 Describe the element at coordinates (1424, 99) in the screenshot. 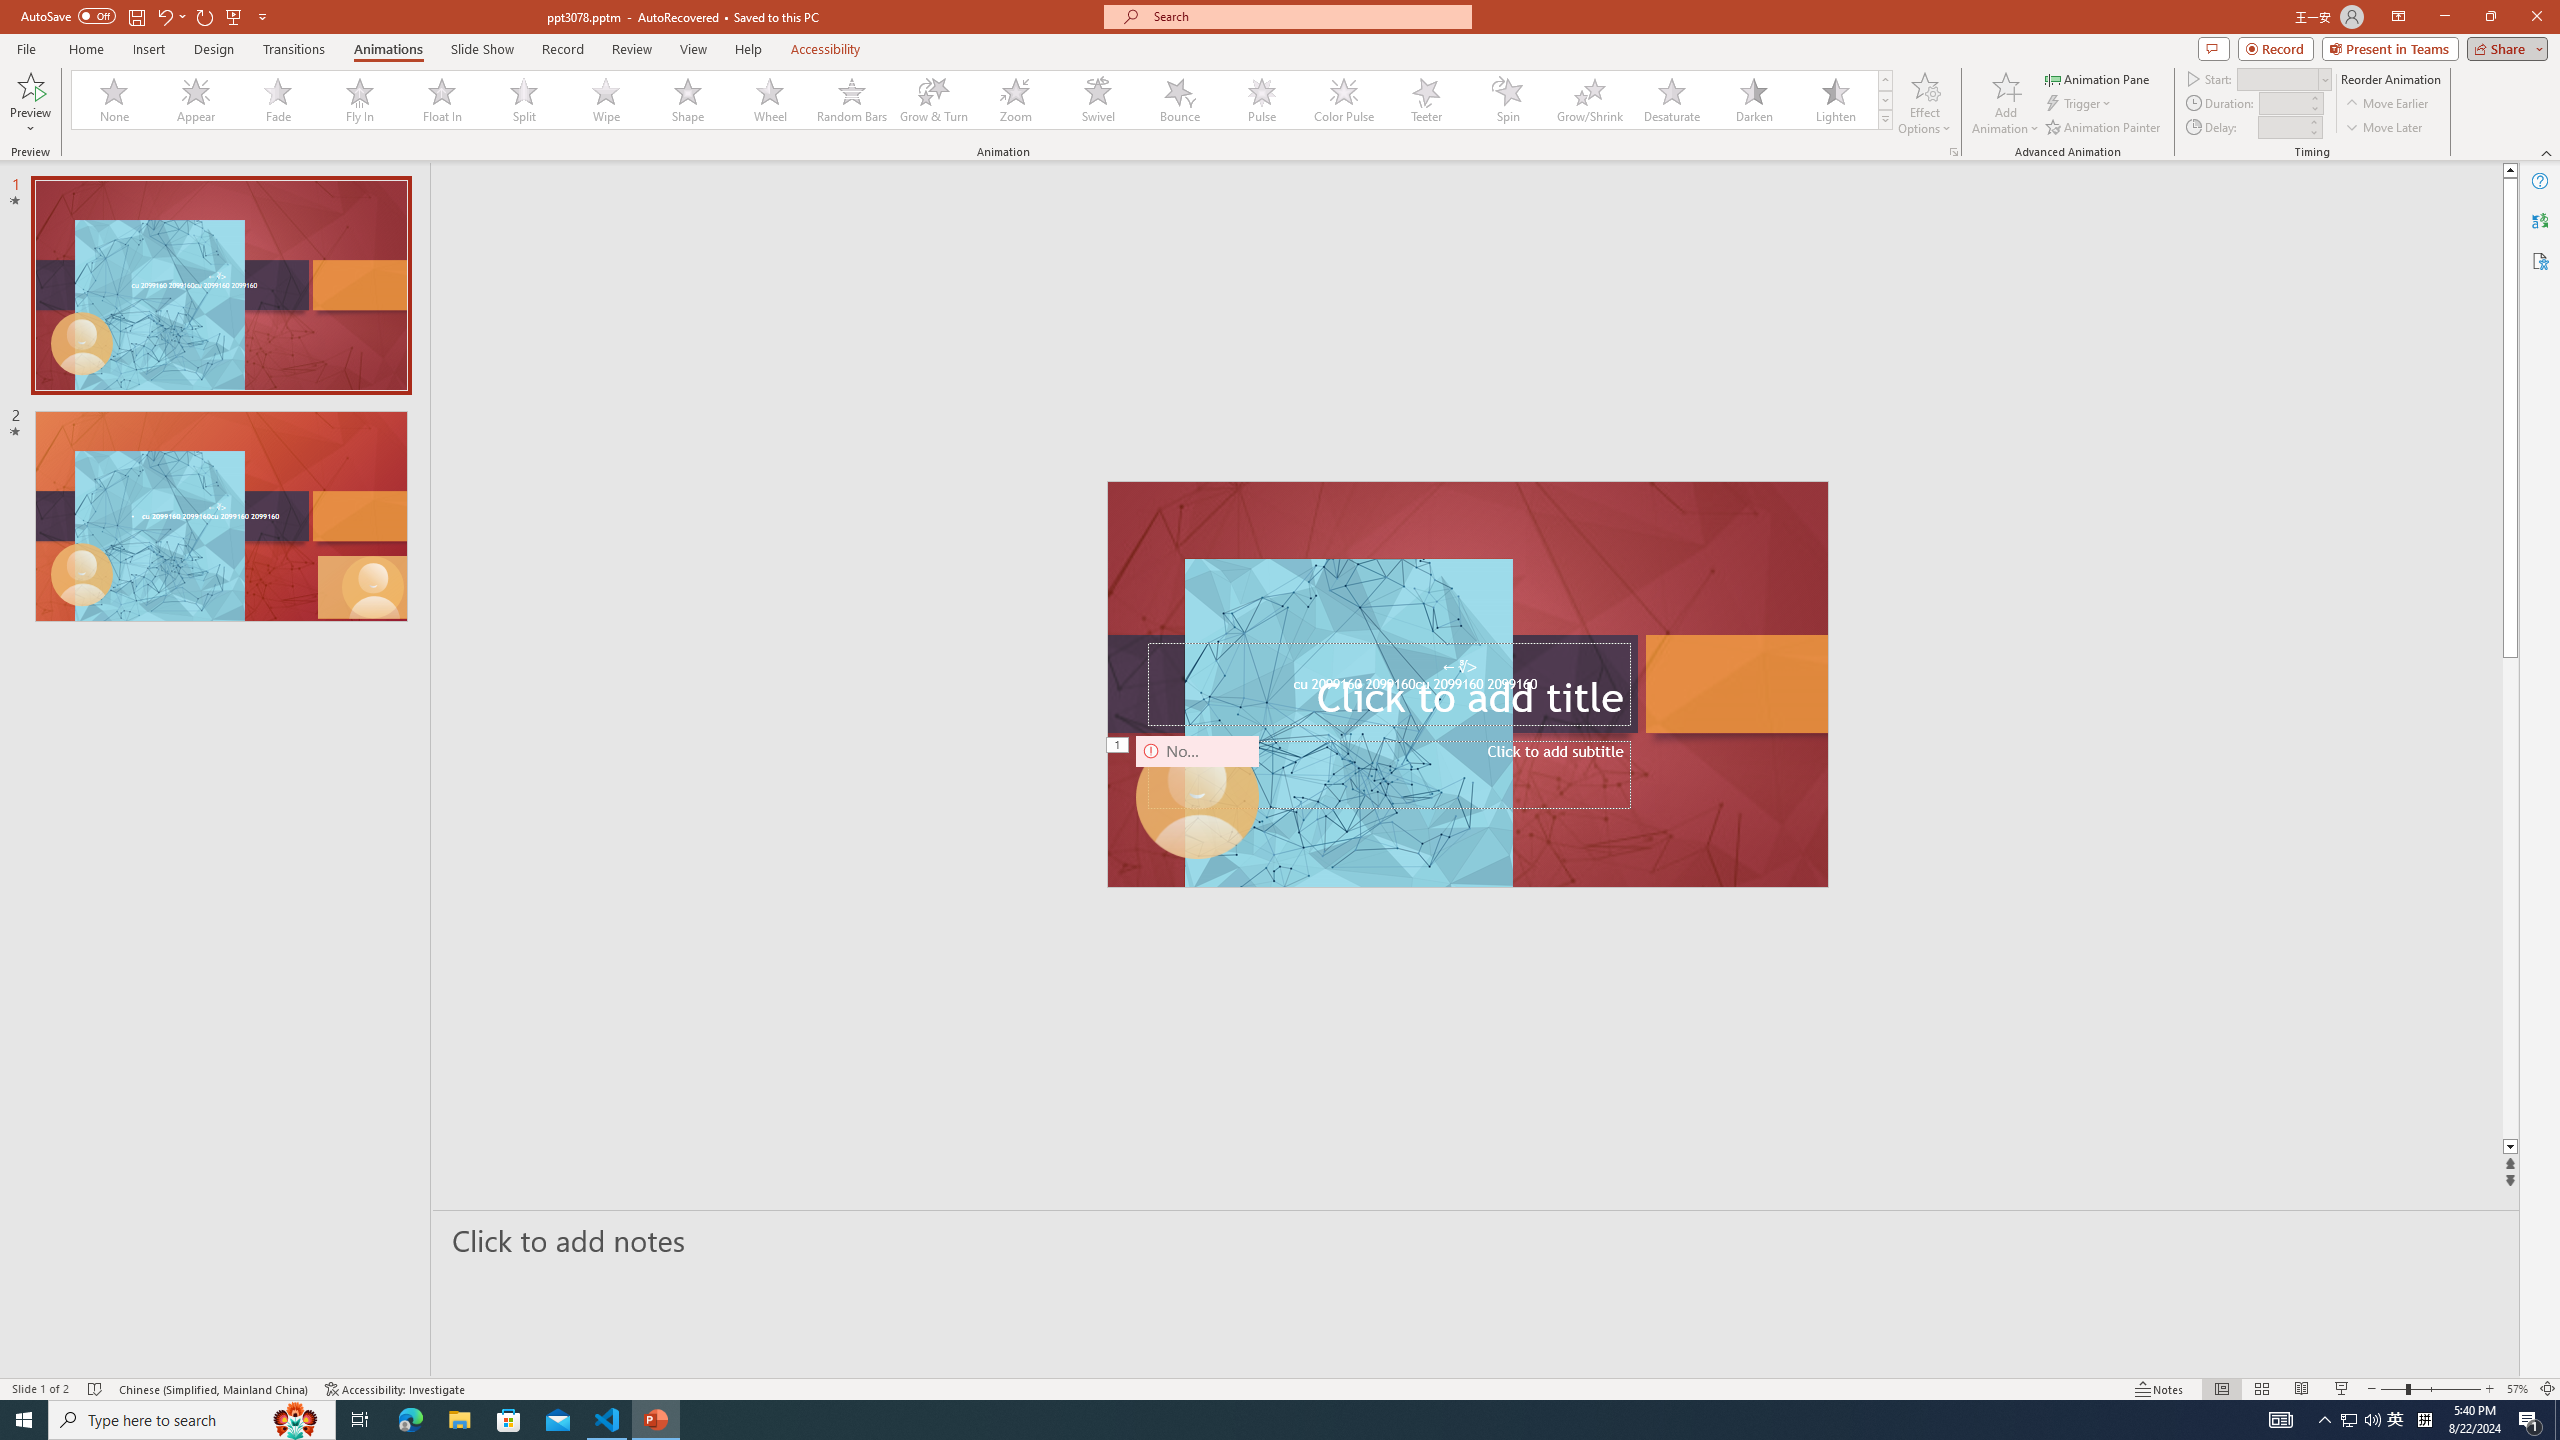

I see `'Teeter'` at that location.